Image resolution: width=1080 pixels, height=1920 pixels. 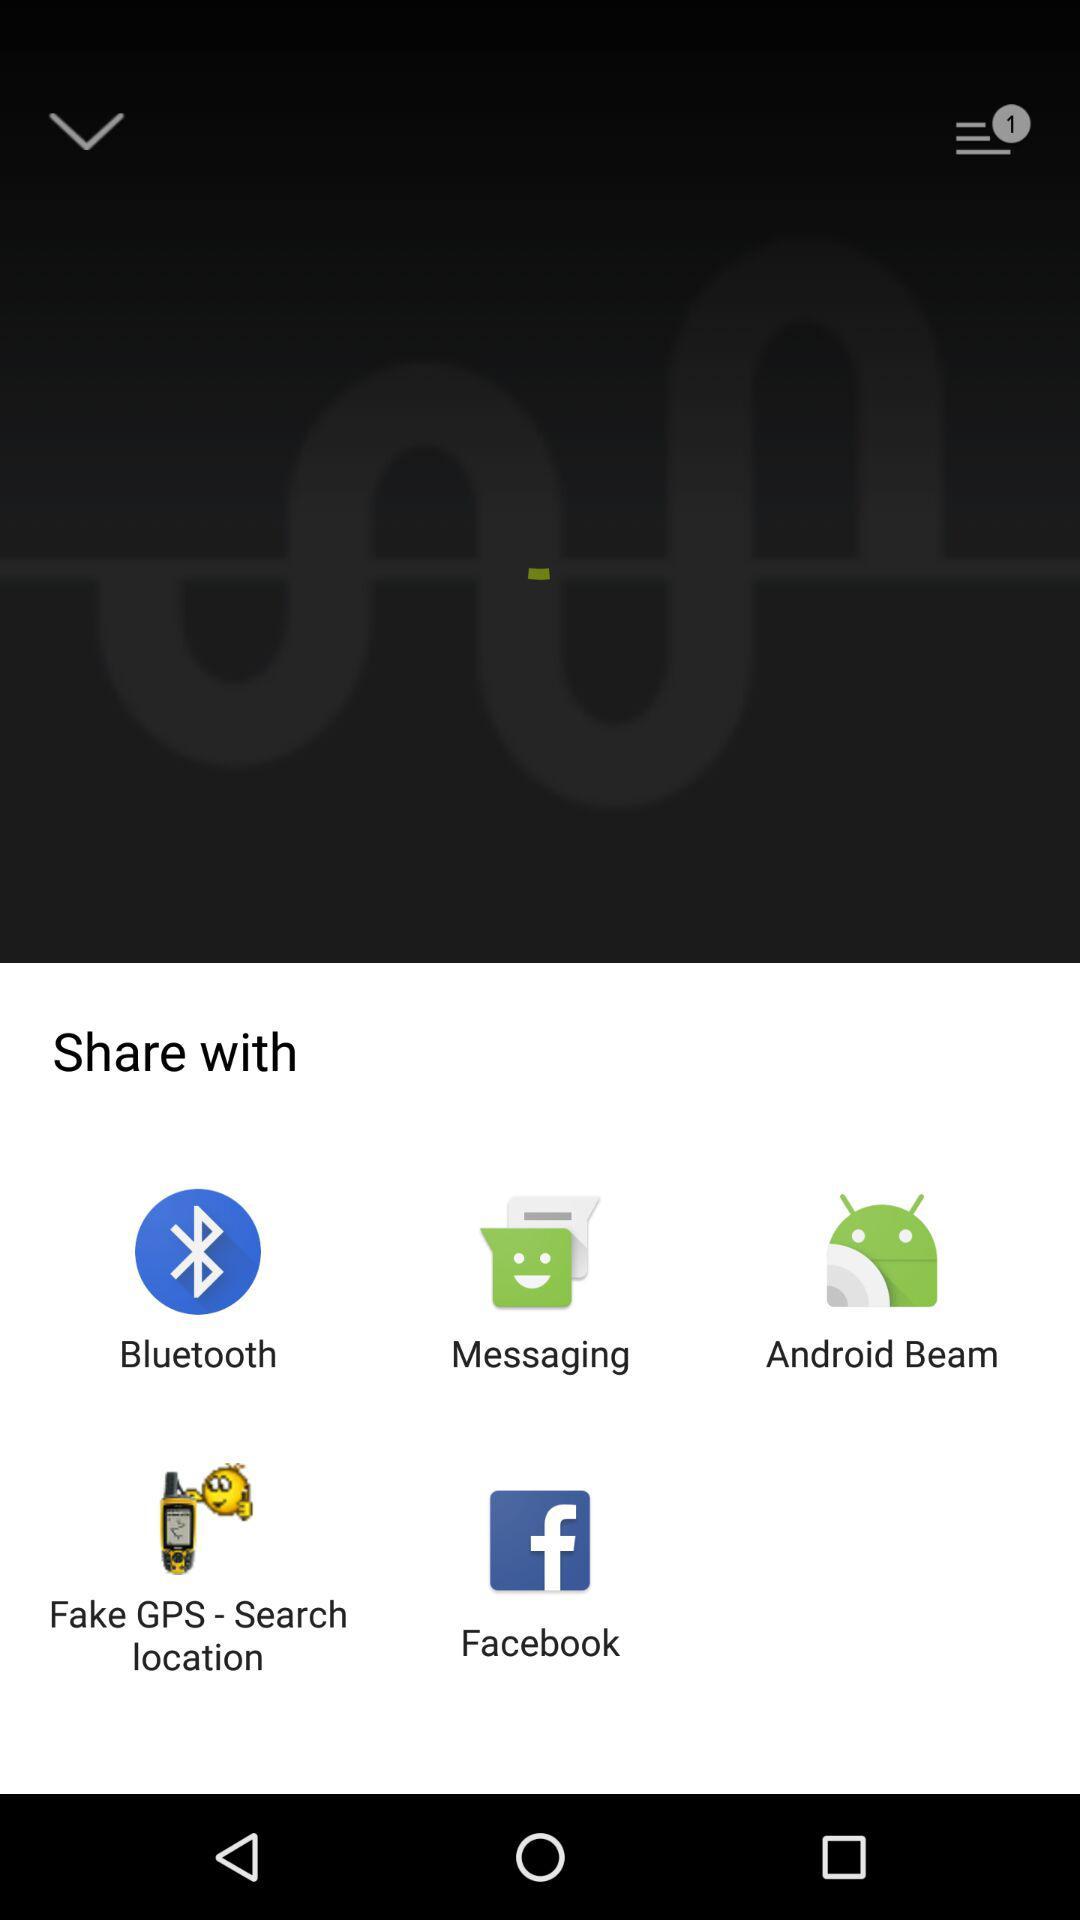 I want to click on fake gps search icon, so click(x=198, y=1571).